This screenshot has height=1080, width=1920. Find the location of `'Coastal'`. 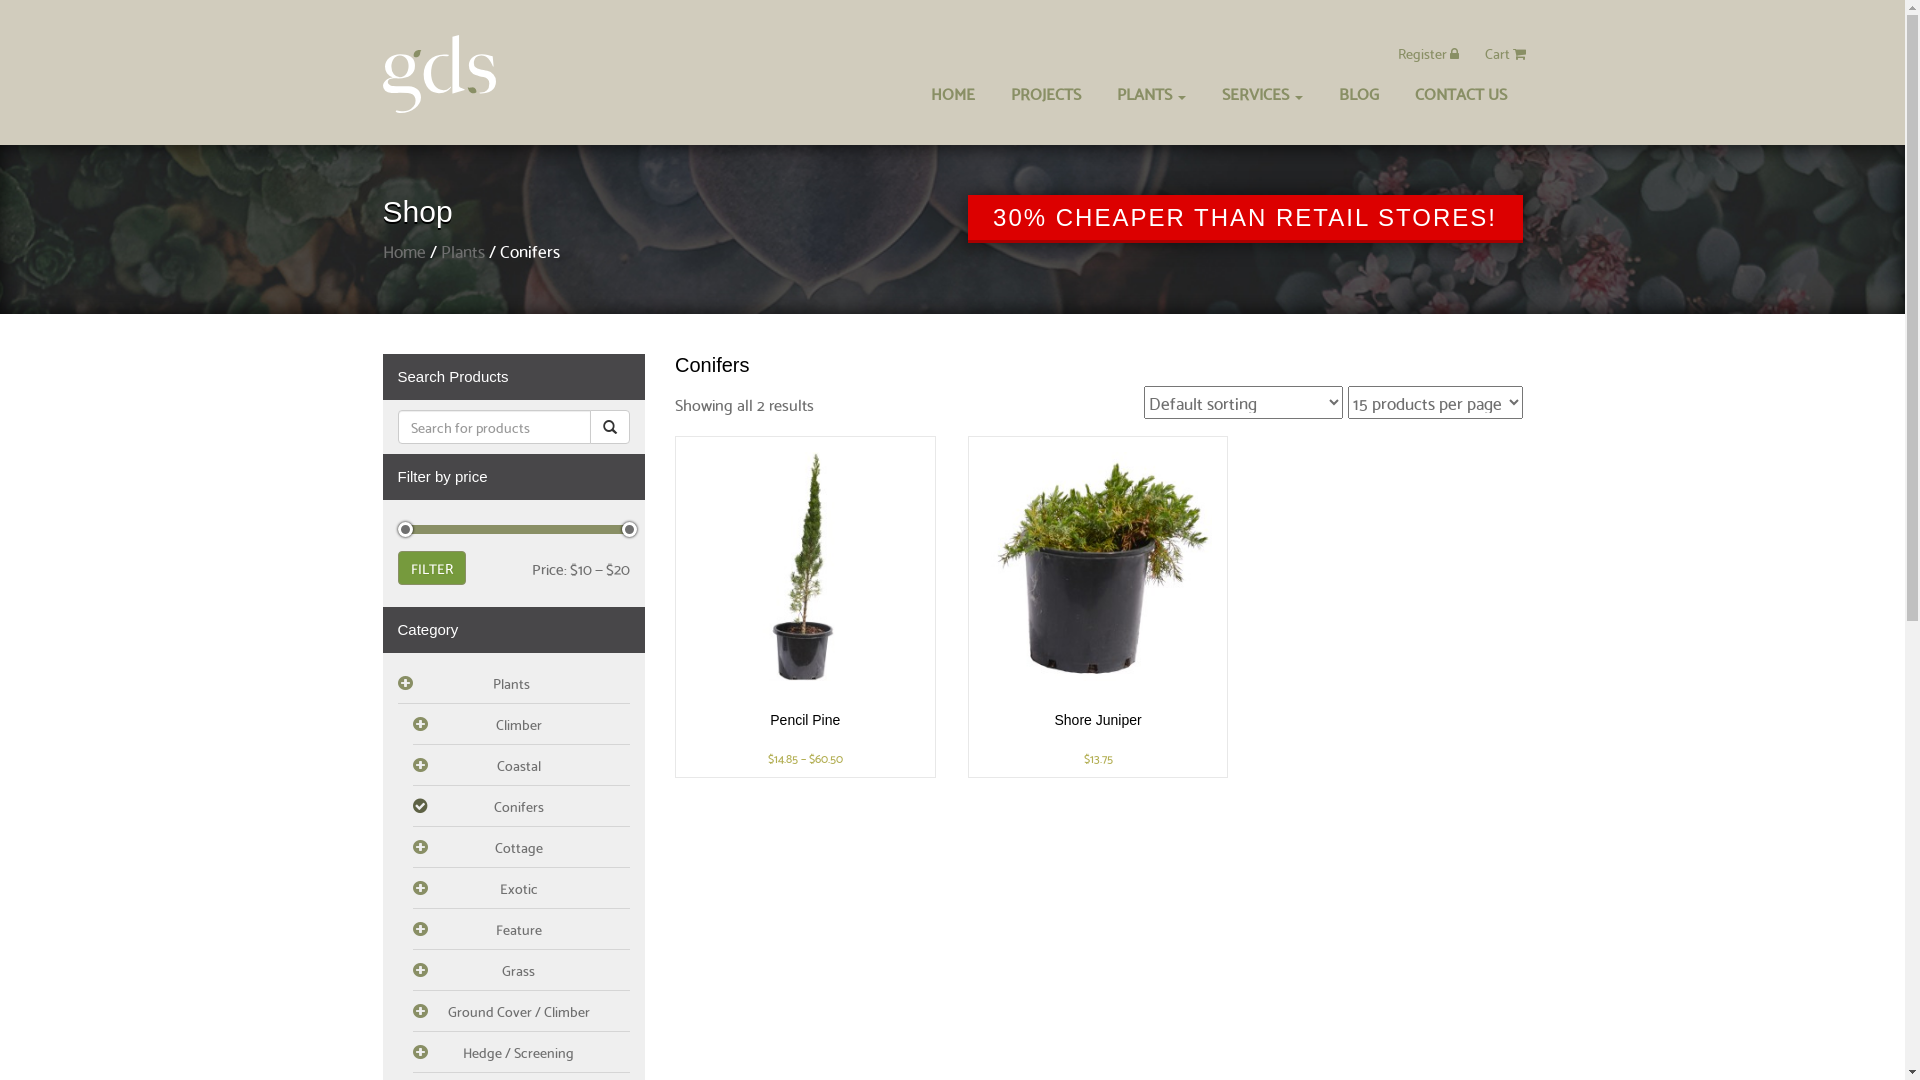

'Coastal' is located at coordinates (521, 765).